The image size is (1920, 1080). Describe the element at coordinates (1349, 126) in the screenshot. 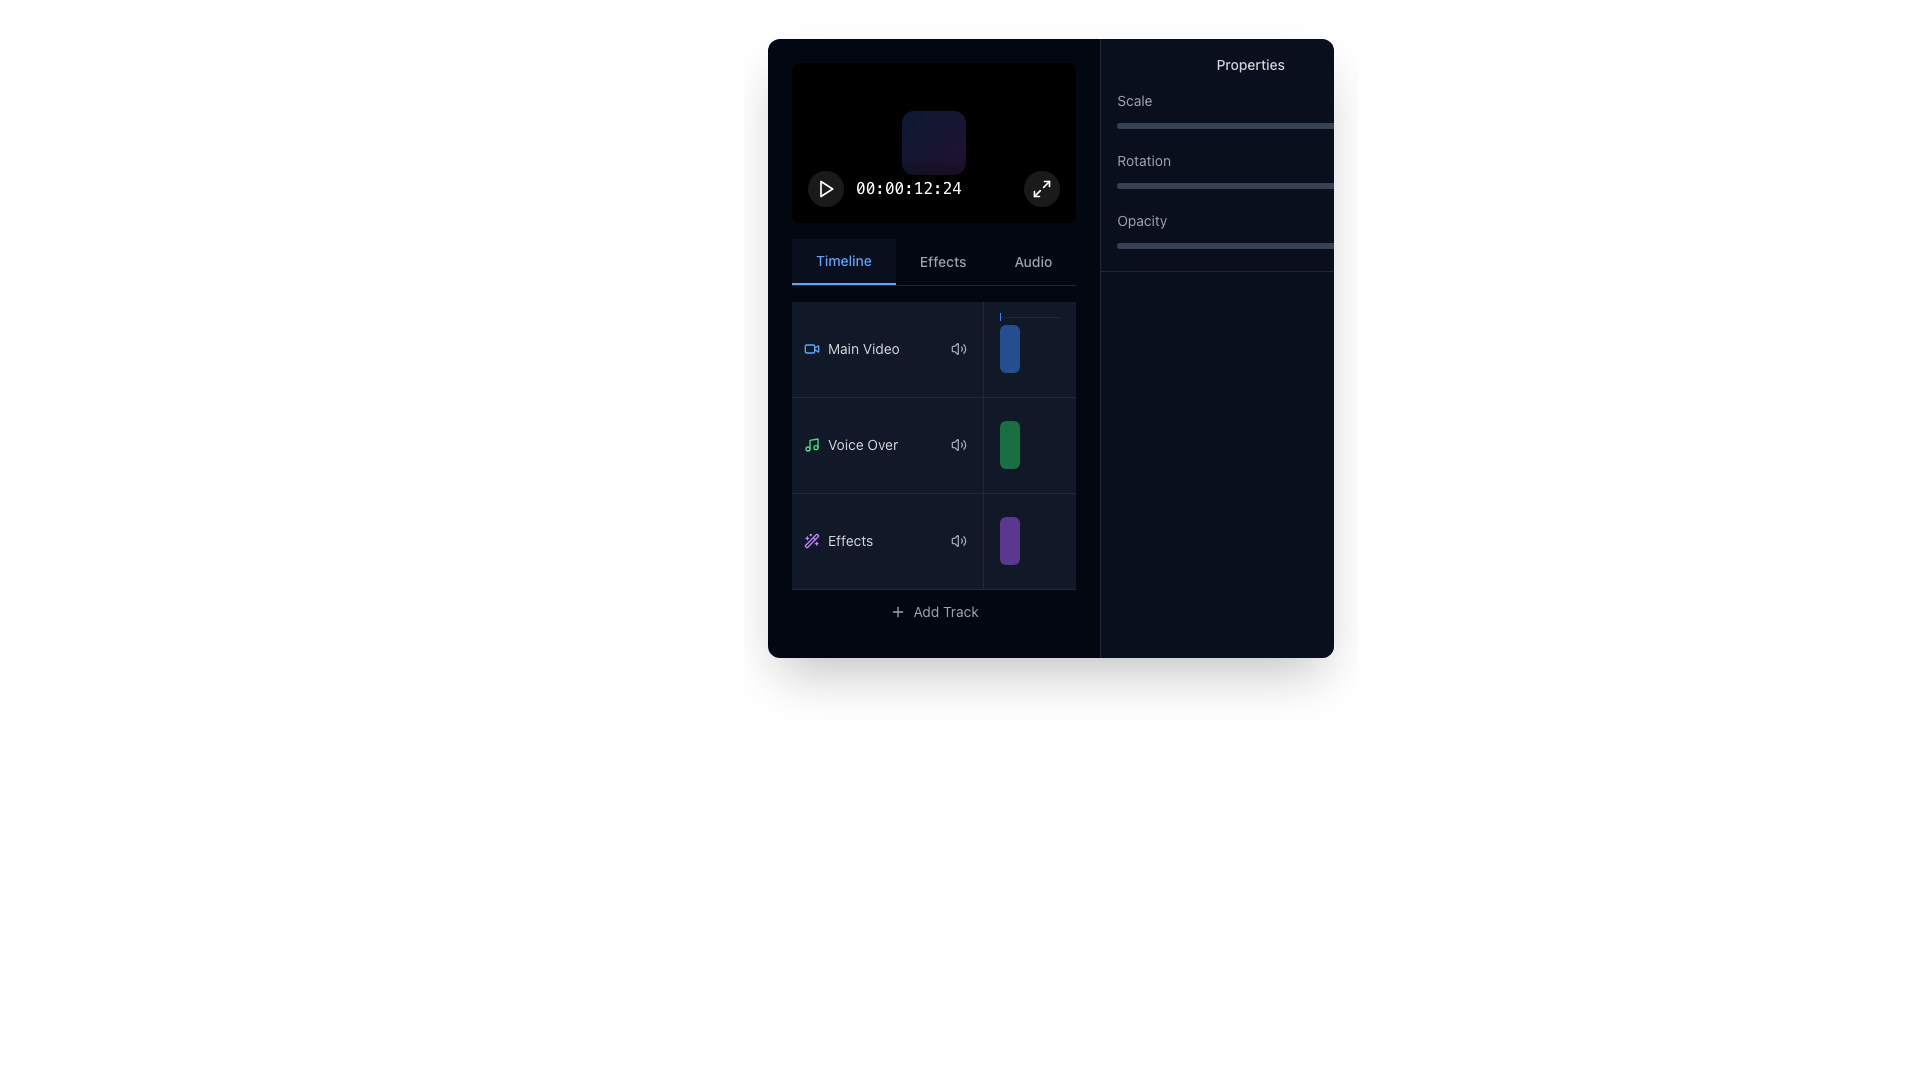

I see `the scale property` at that location.